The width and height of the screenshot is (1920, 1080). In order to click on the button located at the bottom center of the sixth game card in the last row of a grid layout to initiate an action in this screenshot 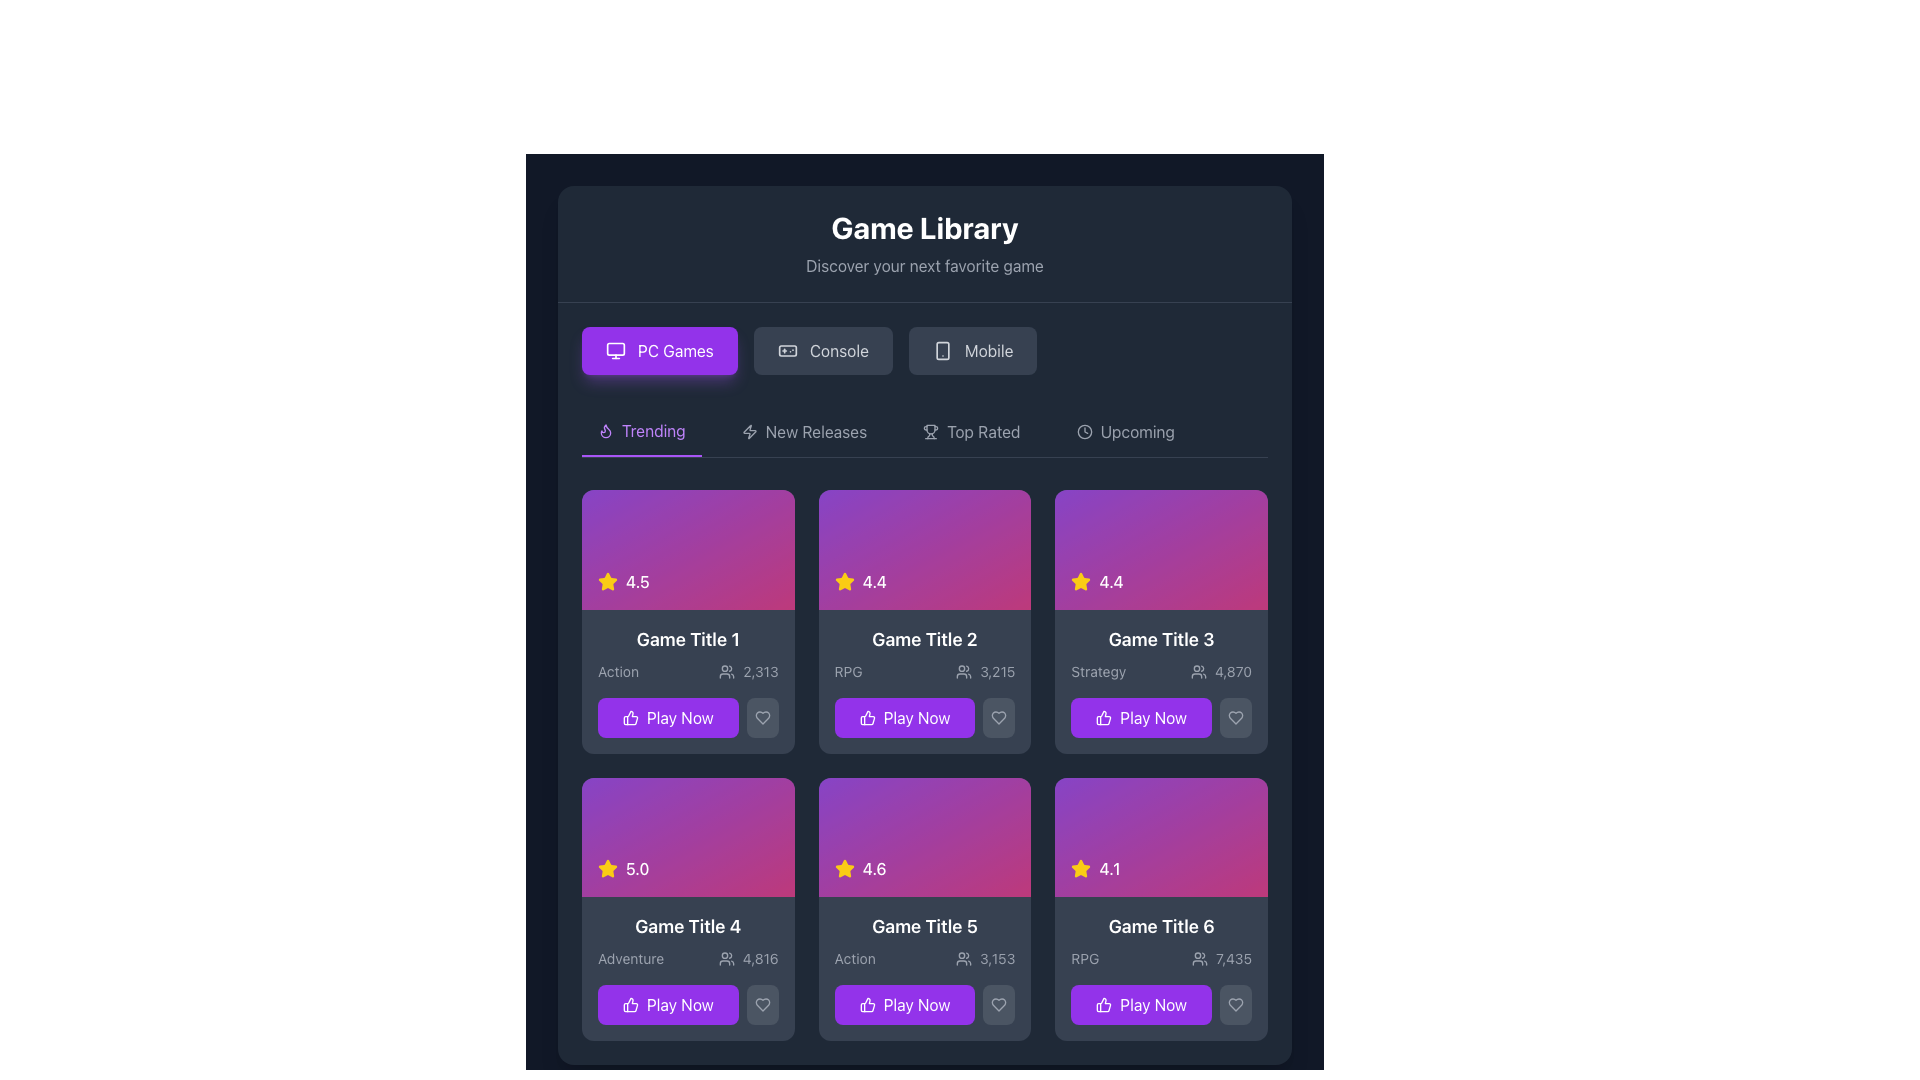, I will do `click(1141, 1005)`.